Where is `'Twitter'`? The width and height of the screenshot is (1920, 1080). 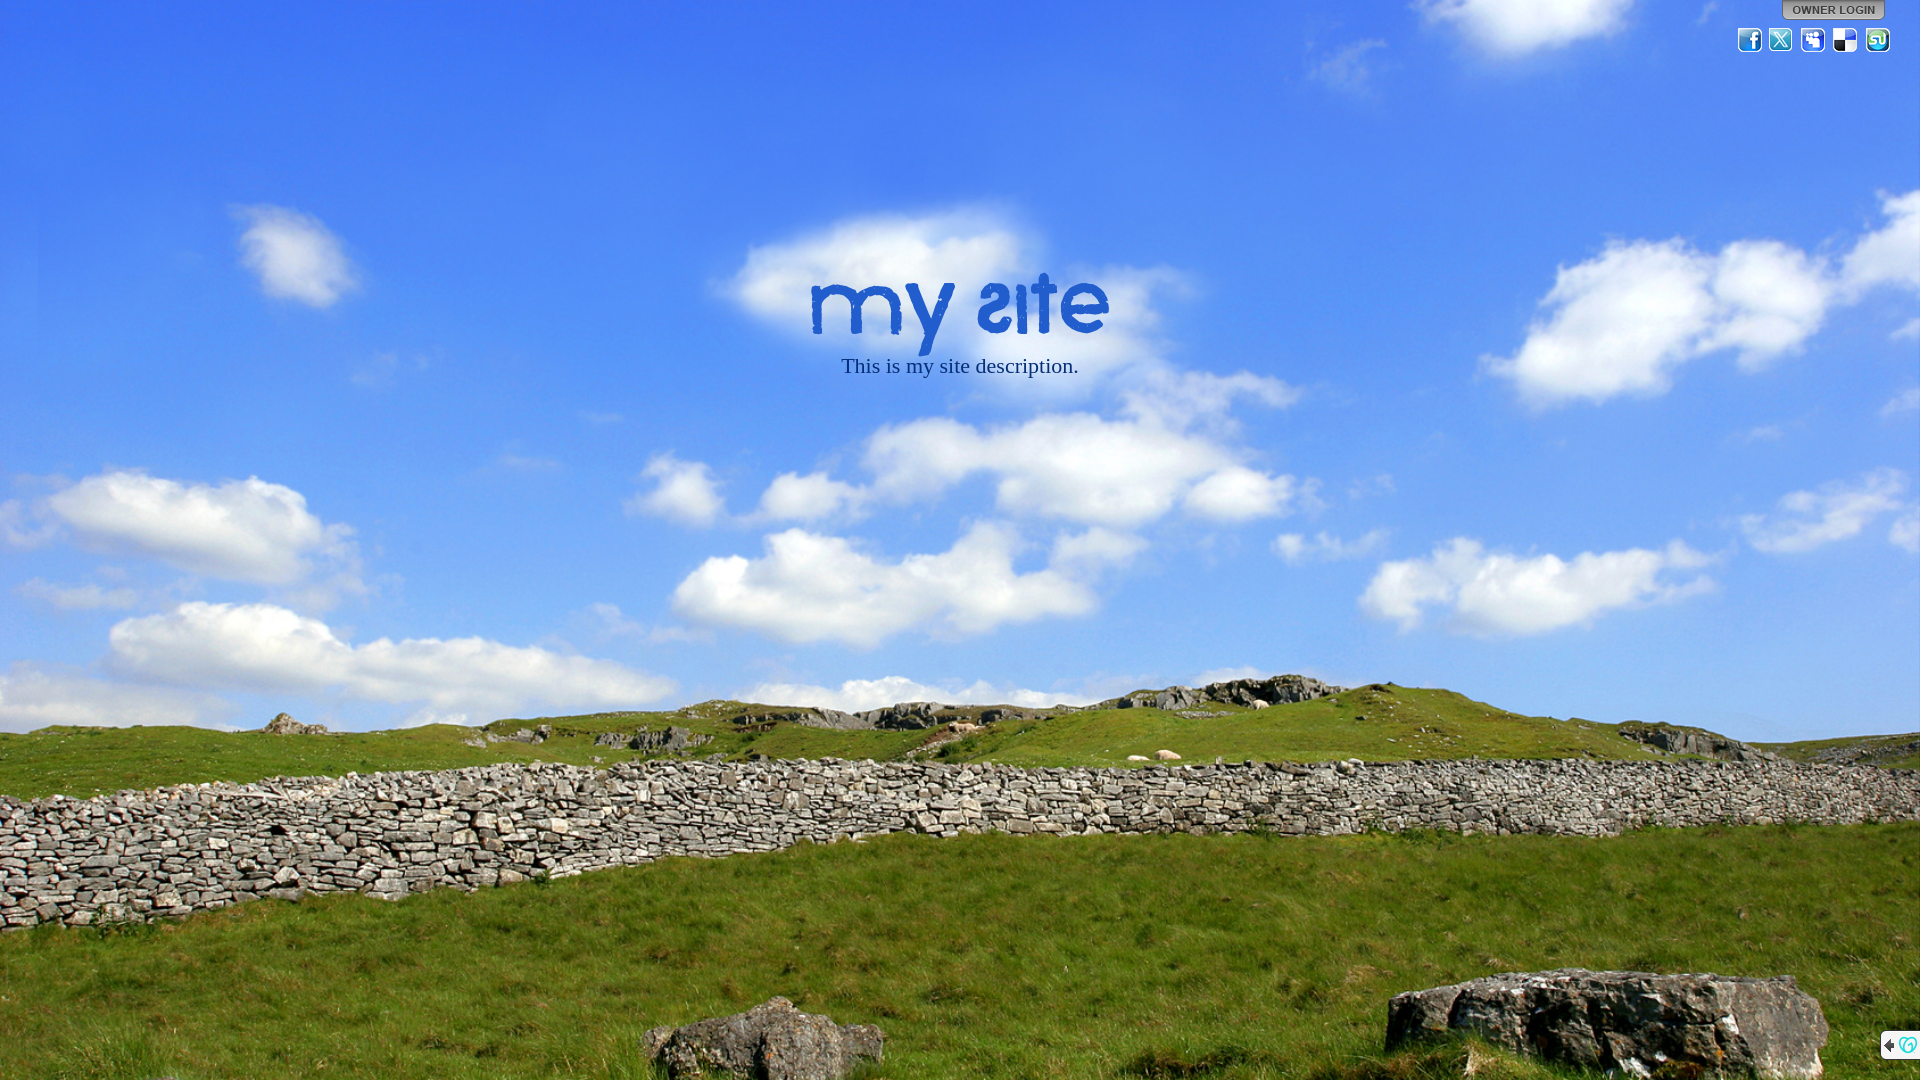 'Twitter' is located at coordinates (1767, 39).